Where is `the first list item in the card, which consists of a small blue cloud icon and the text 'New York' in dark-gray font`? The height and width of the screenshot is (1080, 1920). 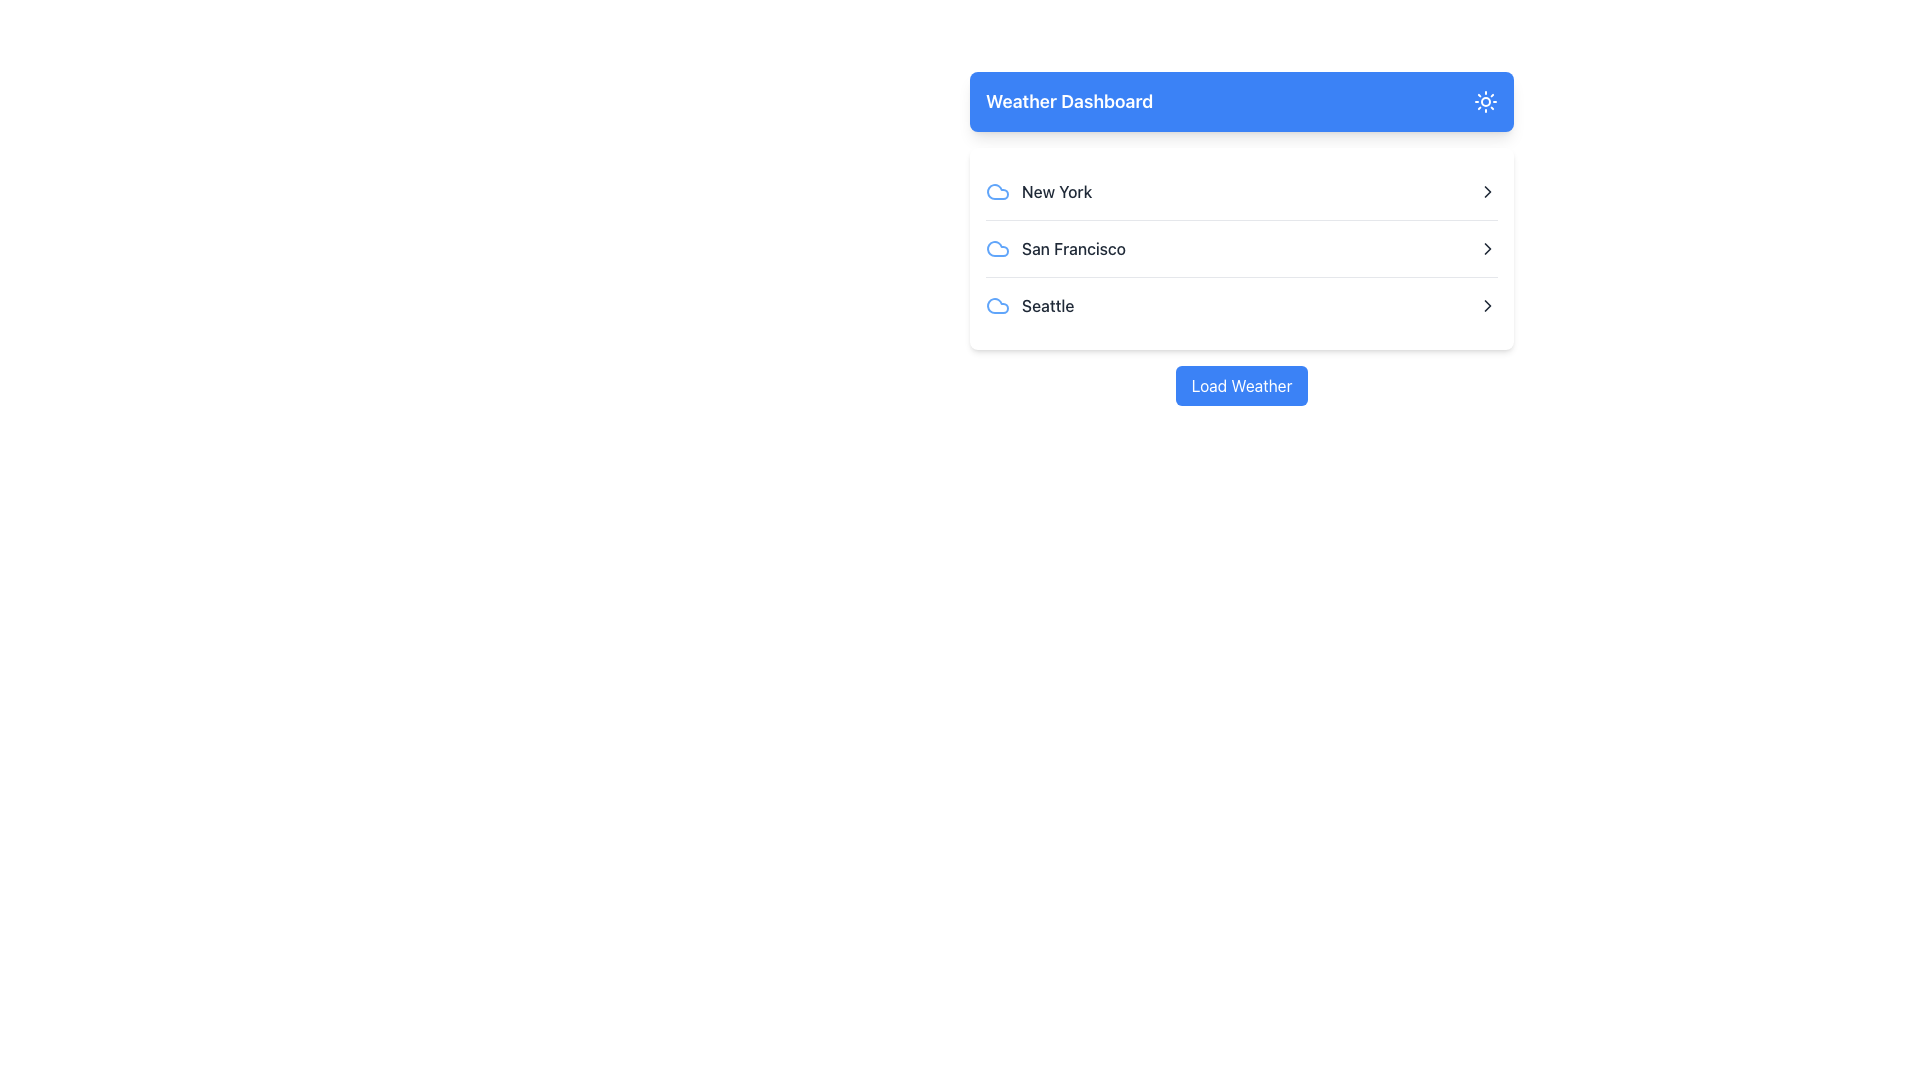
the first list item in the card, which consists of a small blue cloud icon and the text 'New York' in dark-gray font is located at coordinates (1039, 192).